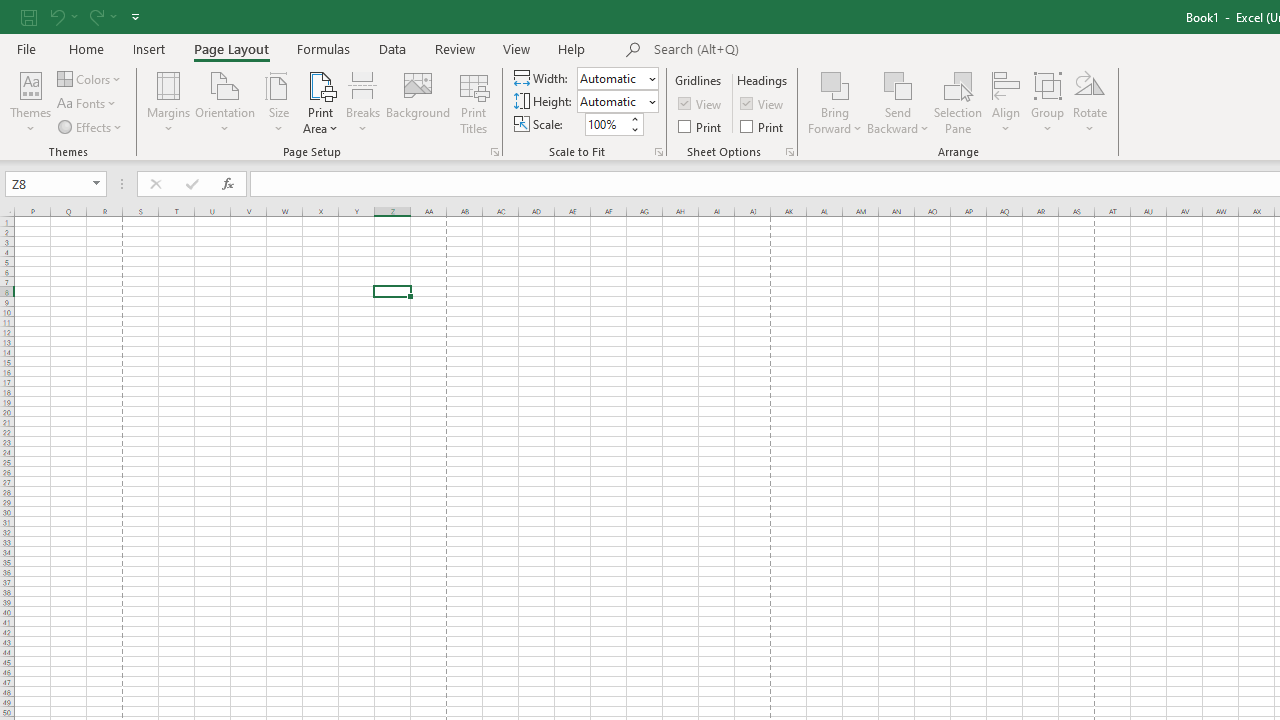  Describe the element at coordinates (473, 103) in the screenshot. I see `'Print Titles'` at that location.